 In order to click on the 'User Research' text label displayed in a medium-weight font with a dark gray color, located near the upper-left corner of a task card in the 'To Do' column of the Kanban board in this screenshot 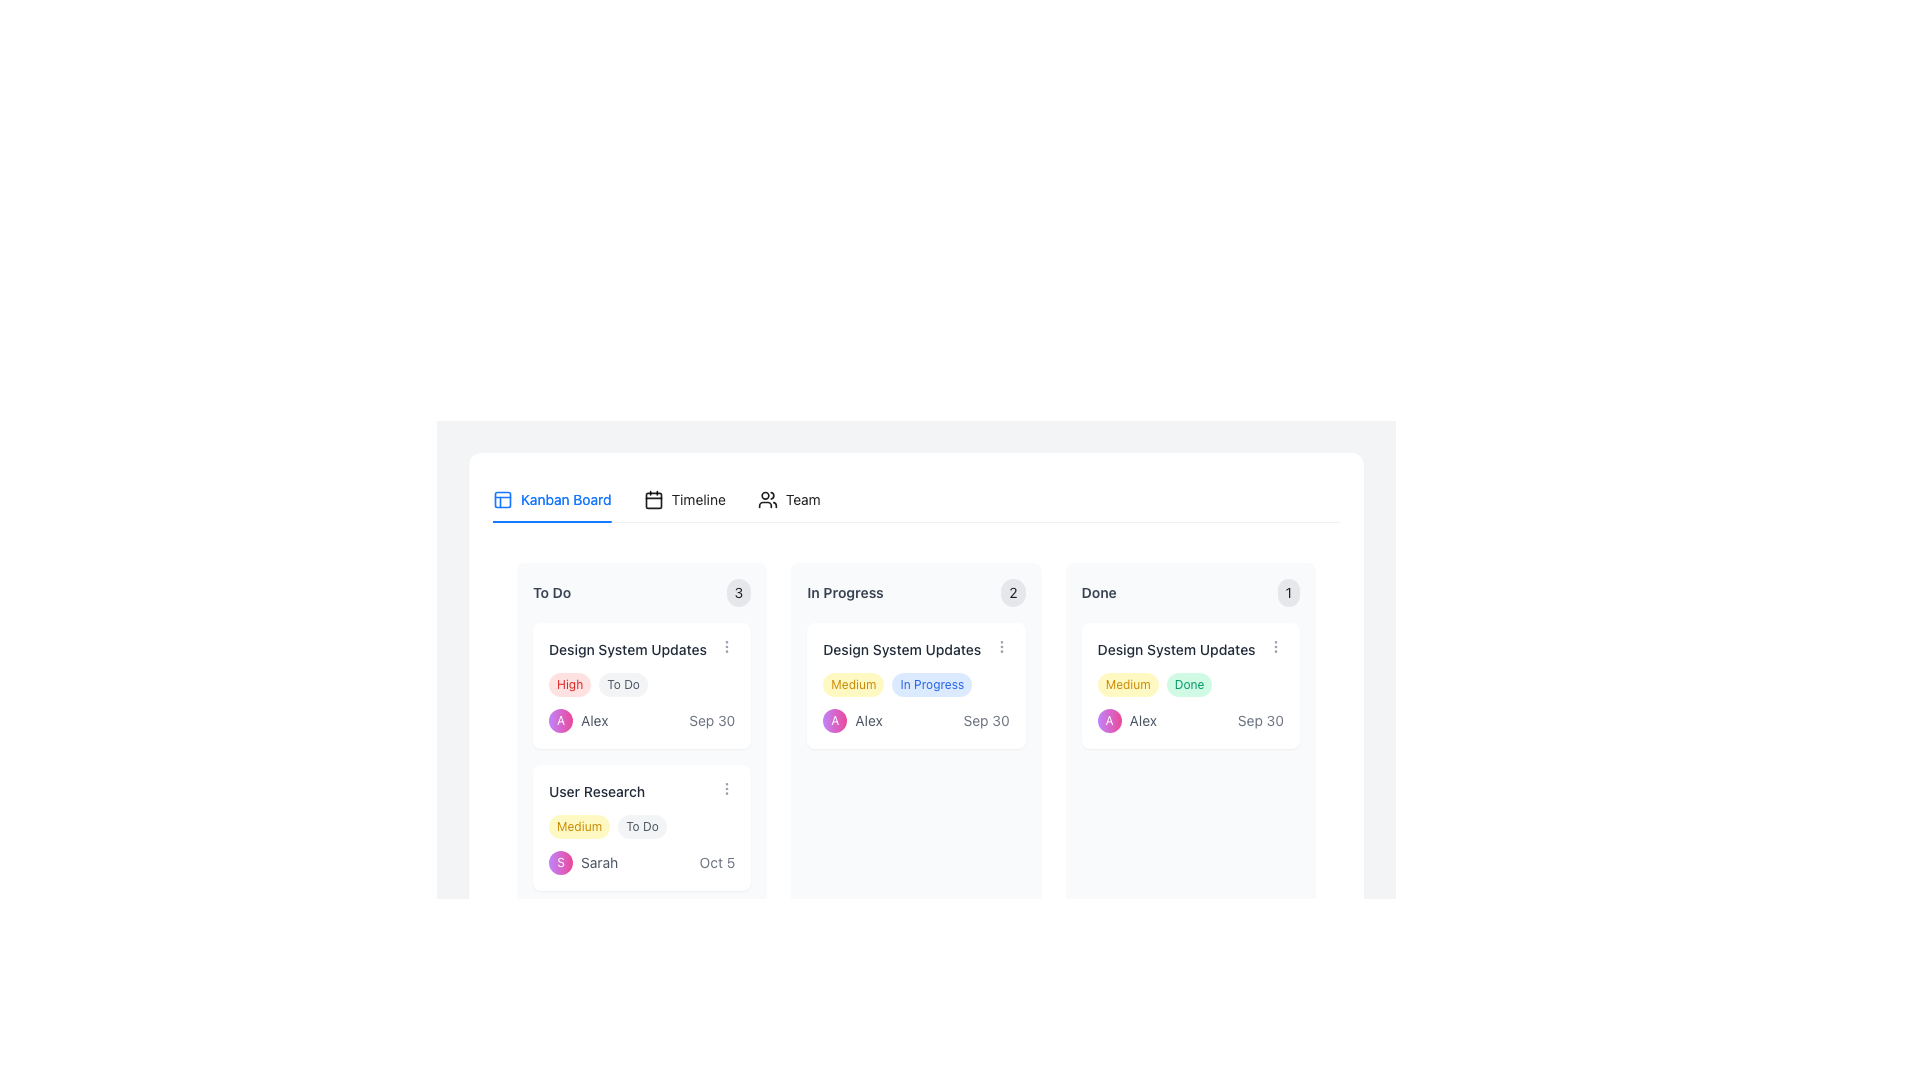, I will do `click(596, 790)`.